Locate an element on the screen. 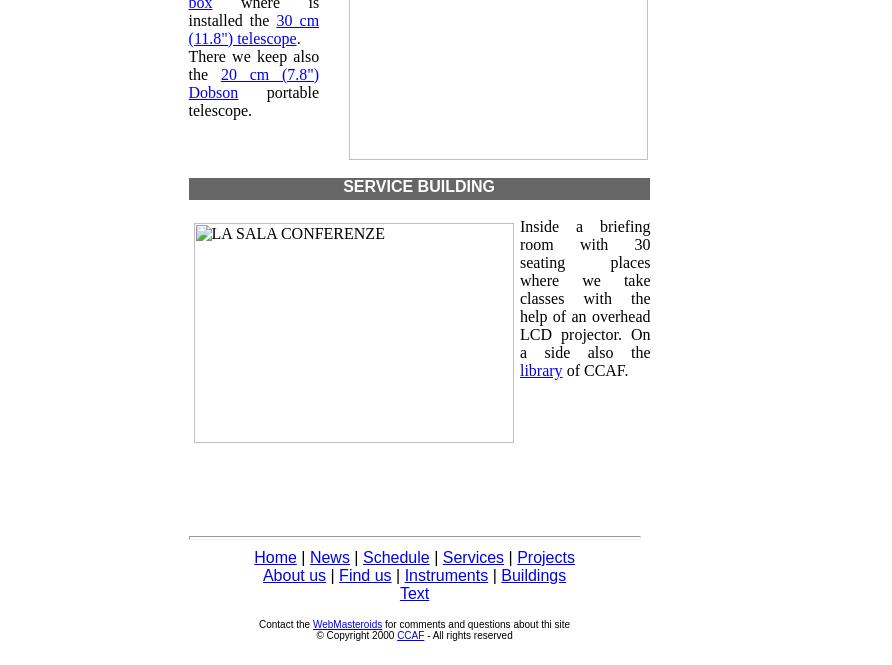 This screenshot has height=665, width=892. 'of CCAF.' is located at coordinates (560, 369).